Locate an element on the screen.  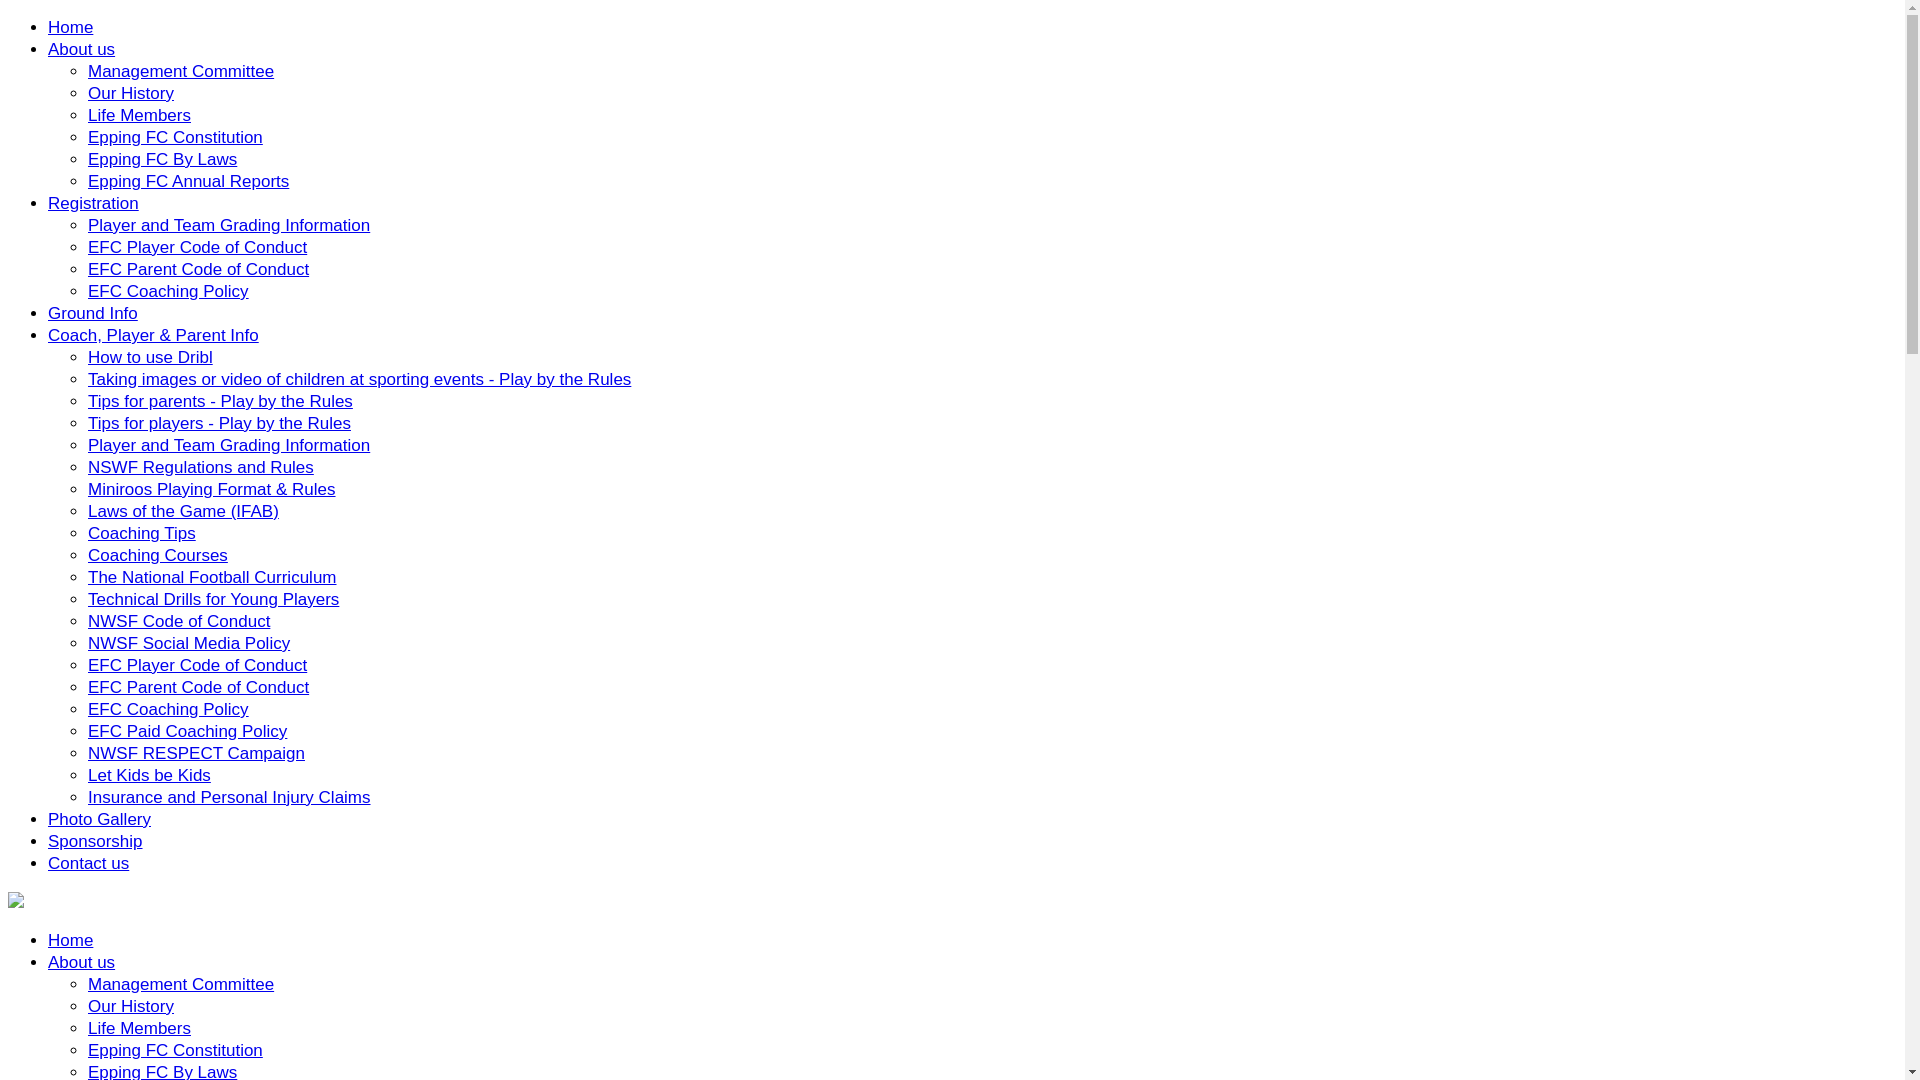
'Ground Info' is located at coordinates (91, 313).